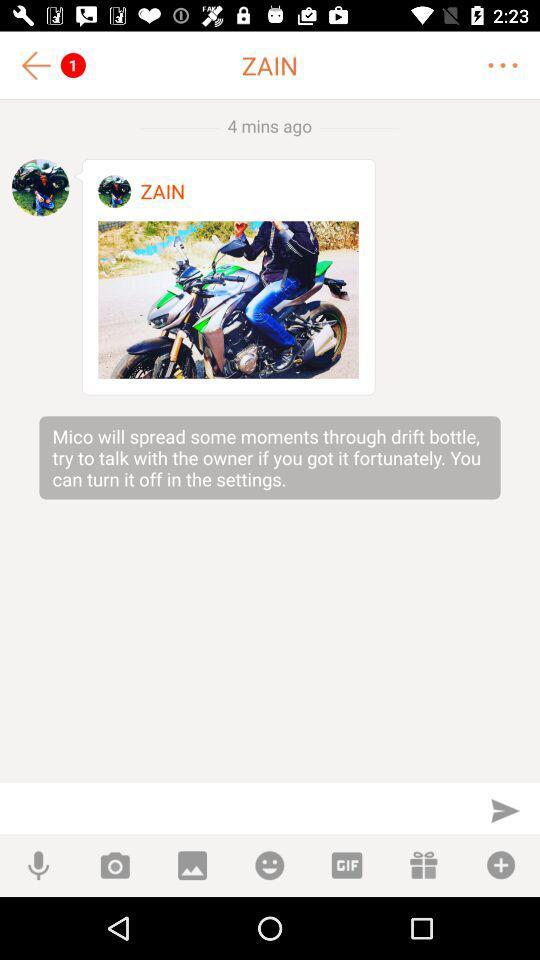 This screenshot has height=960, width=540. What do you see at coordinates (38, 864) in the screenshot?
I see `microphone off` at bounding box center [38, 864].